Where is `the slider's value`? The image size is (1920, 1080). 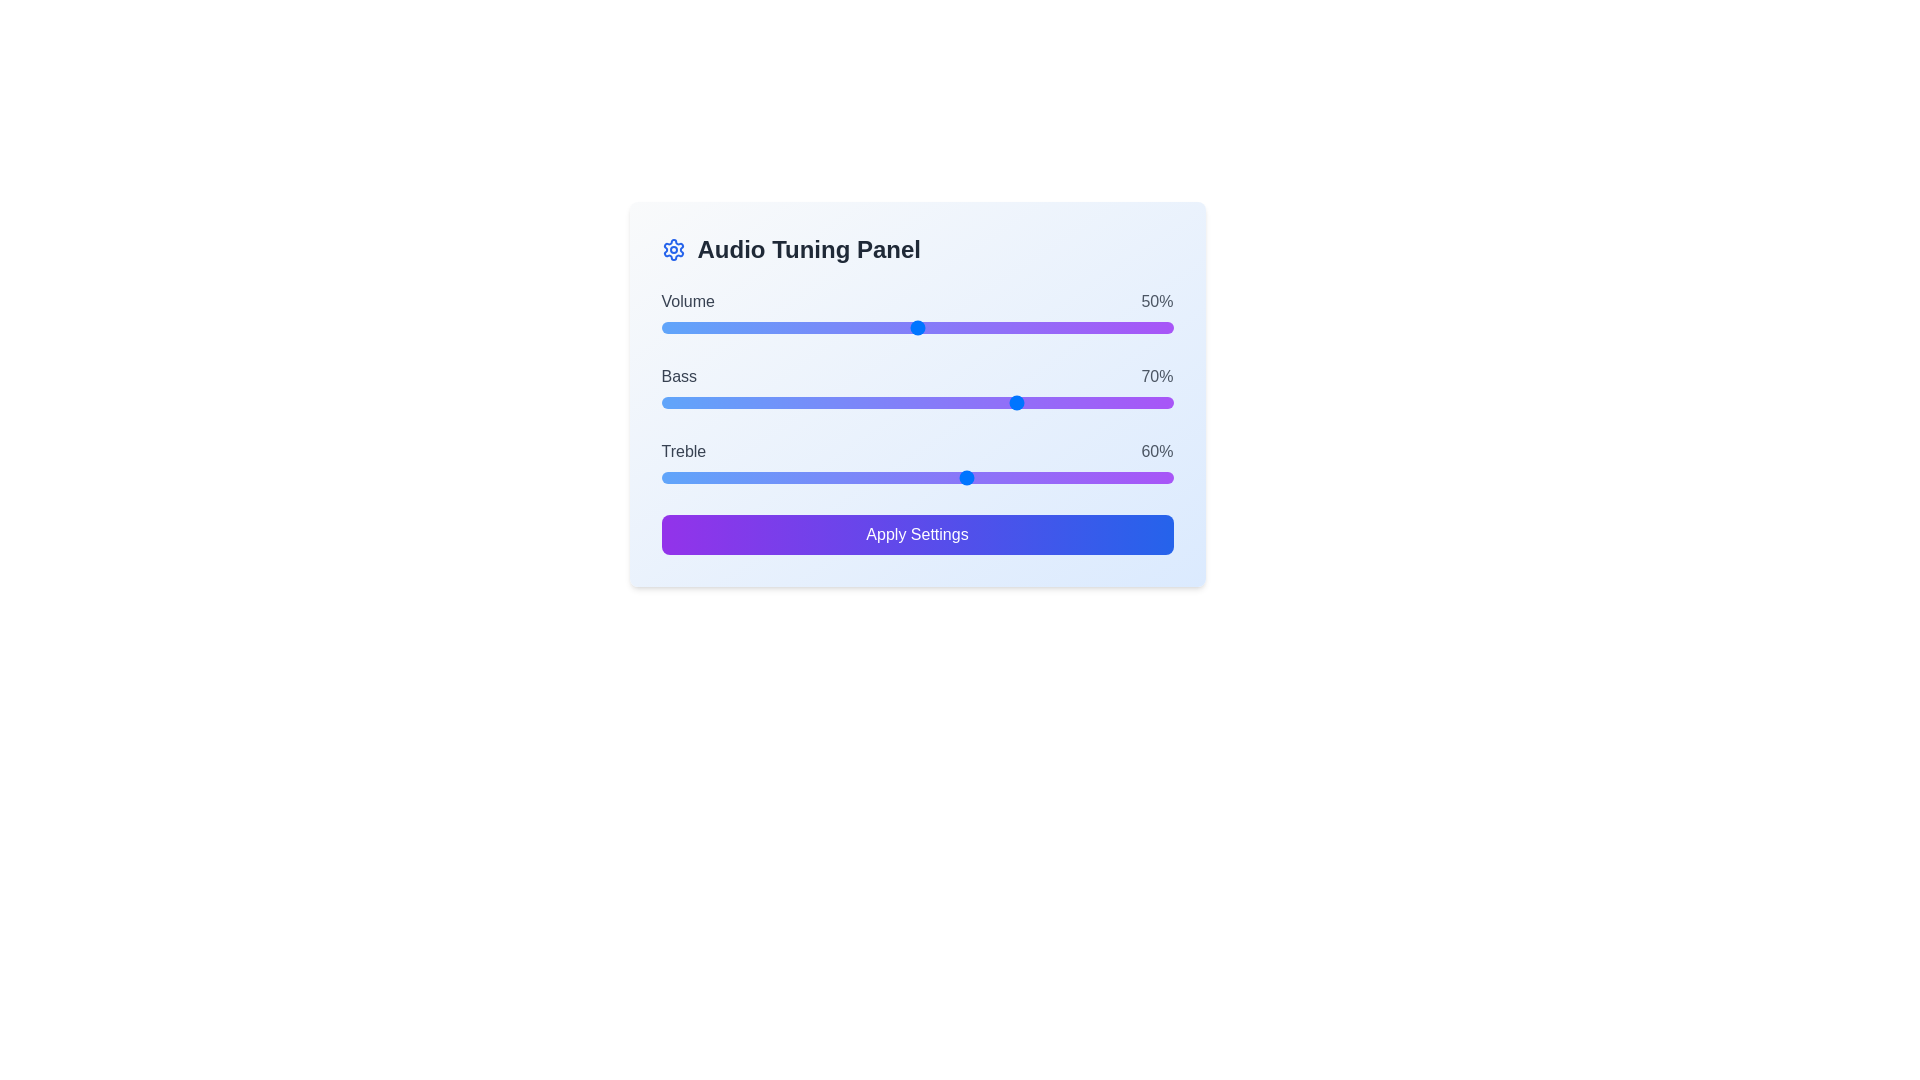 the slider's value is located at coordinates (767, 478).